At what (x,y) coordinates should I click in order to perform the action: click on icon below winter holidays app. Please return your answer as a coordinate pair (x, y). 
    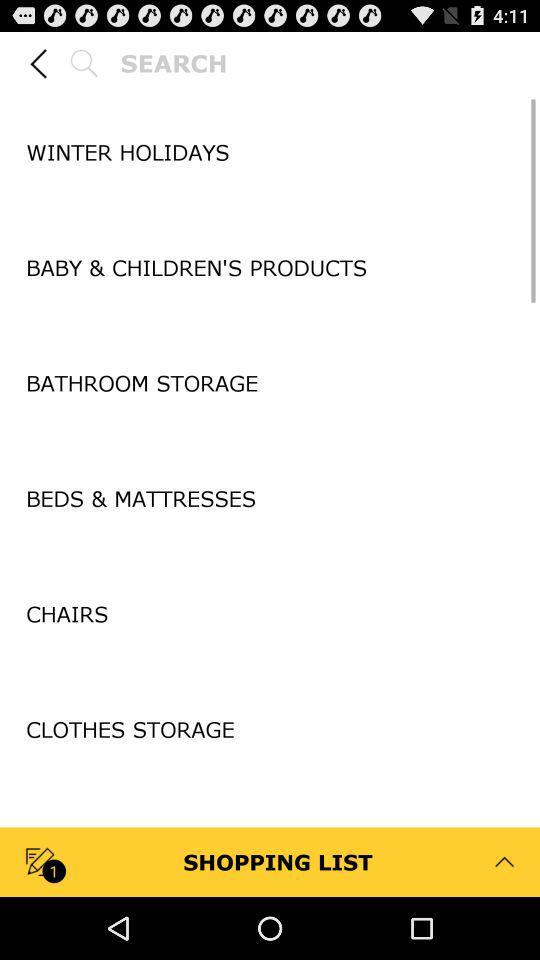
    Looking at the image, I should click on (270, 209).